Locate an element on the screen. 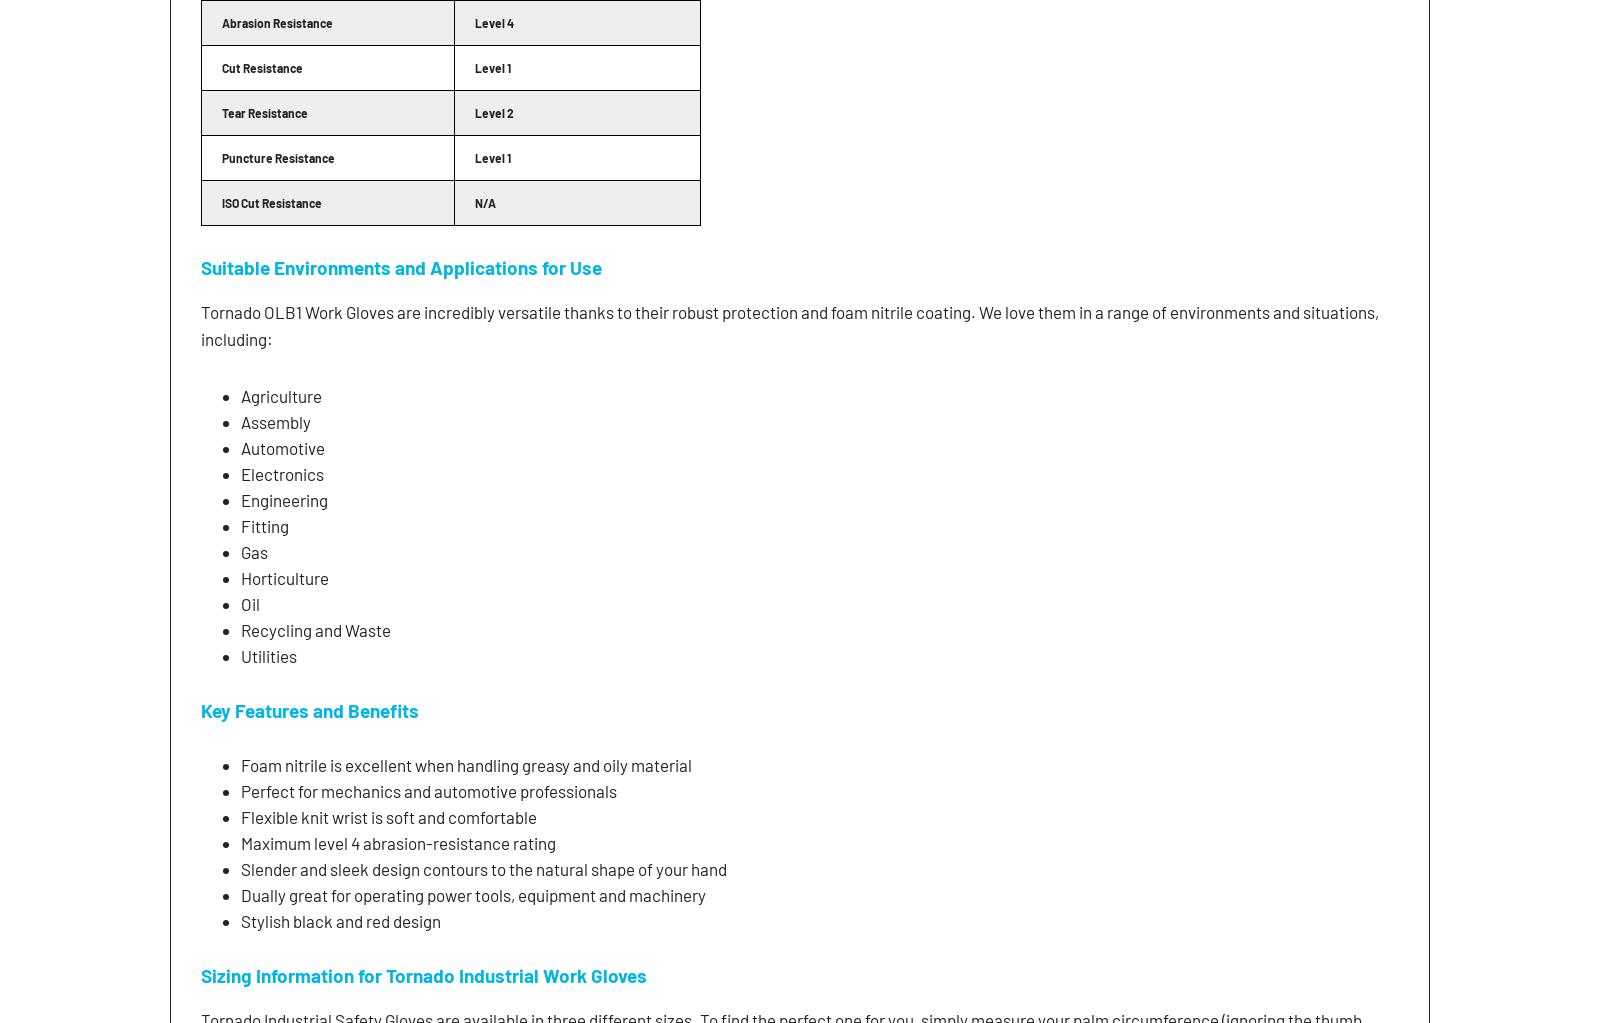  'Horticulture' is located at coordinates (284, 577).